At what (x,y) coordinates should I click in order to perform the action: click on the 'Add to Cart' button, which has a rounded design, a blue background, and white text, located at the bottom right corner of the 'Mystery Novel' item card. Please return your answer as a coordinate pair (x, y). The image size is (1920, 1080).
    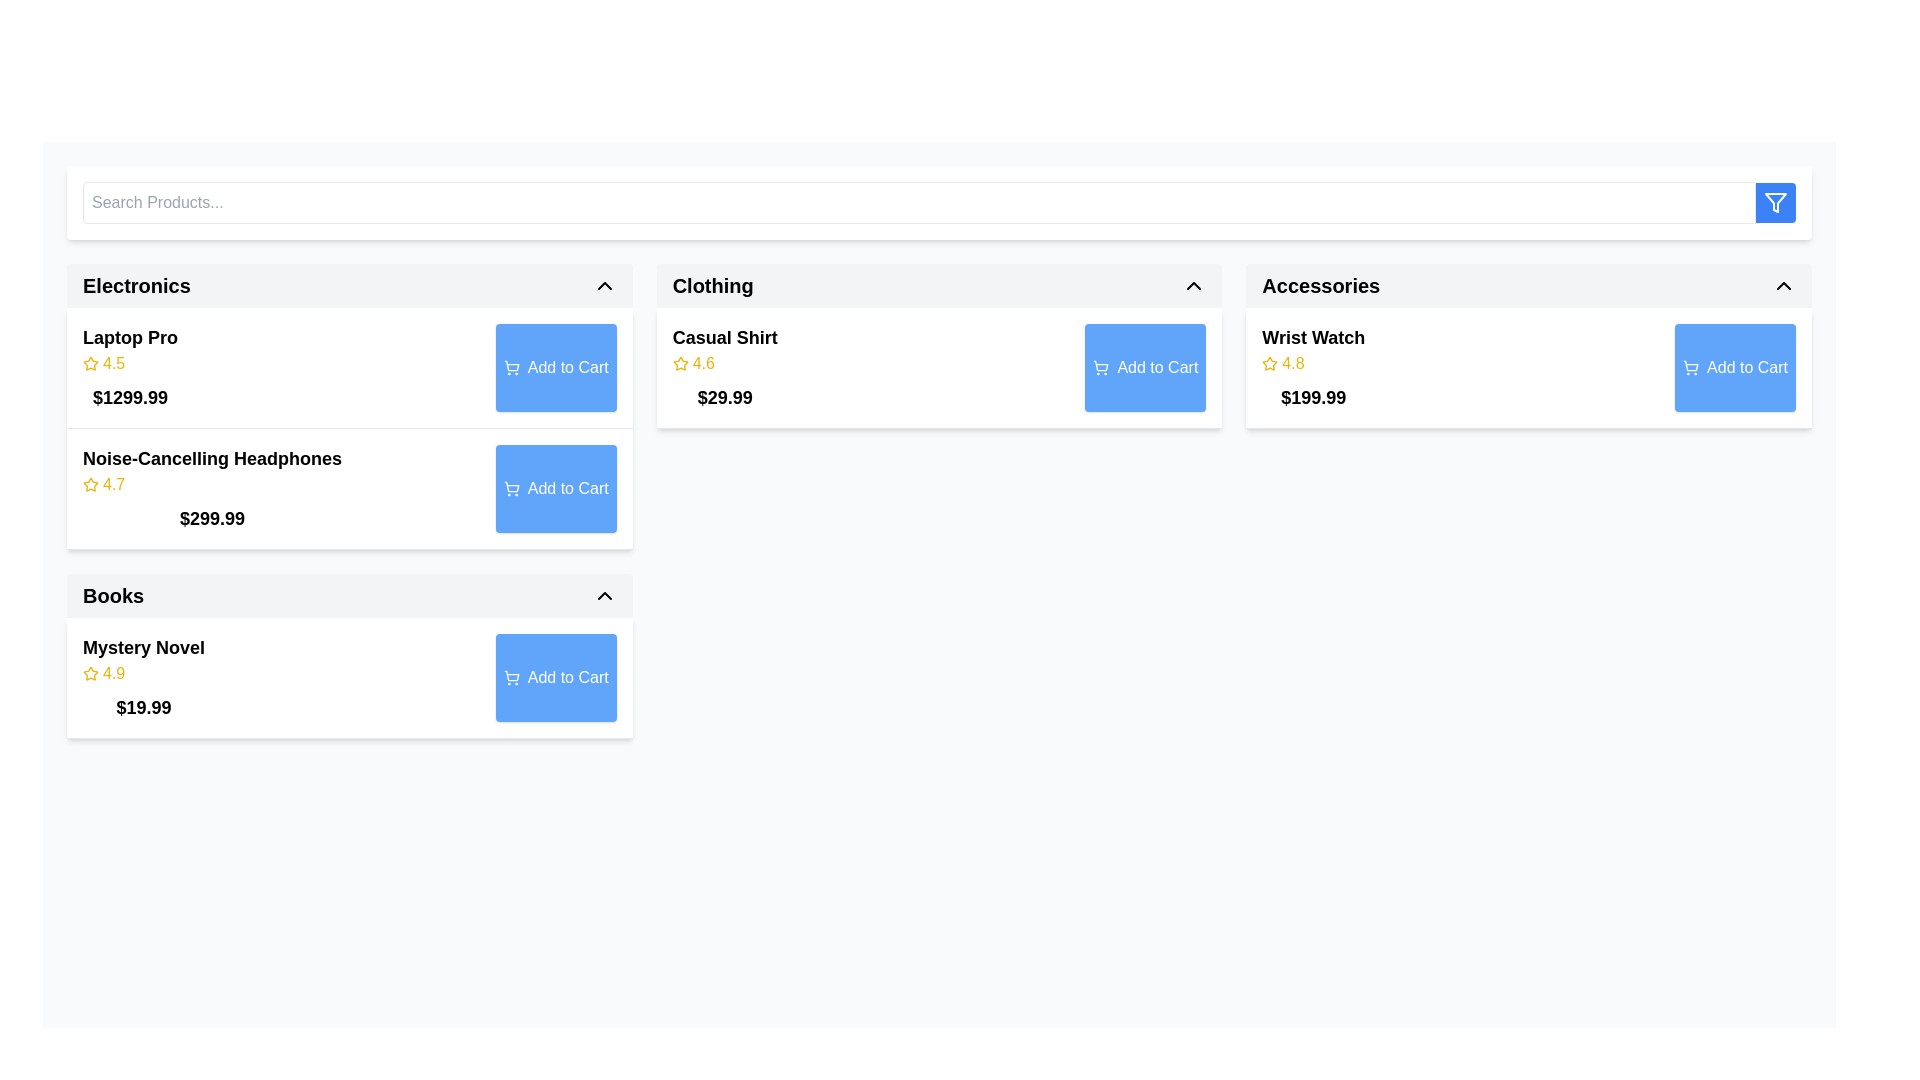
    Looking at the image, I should click on (556, 677).